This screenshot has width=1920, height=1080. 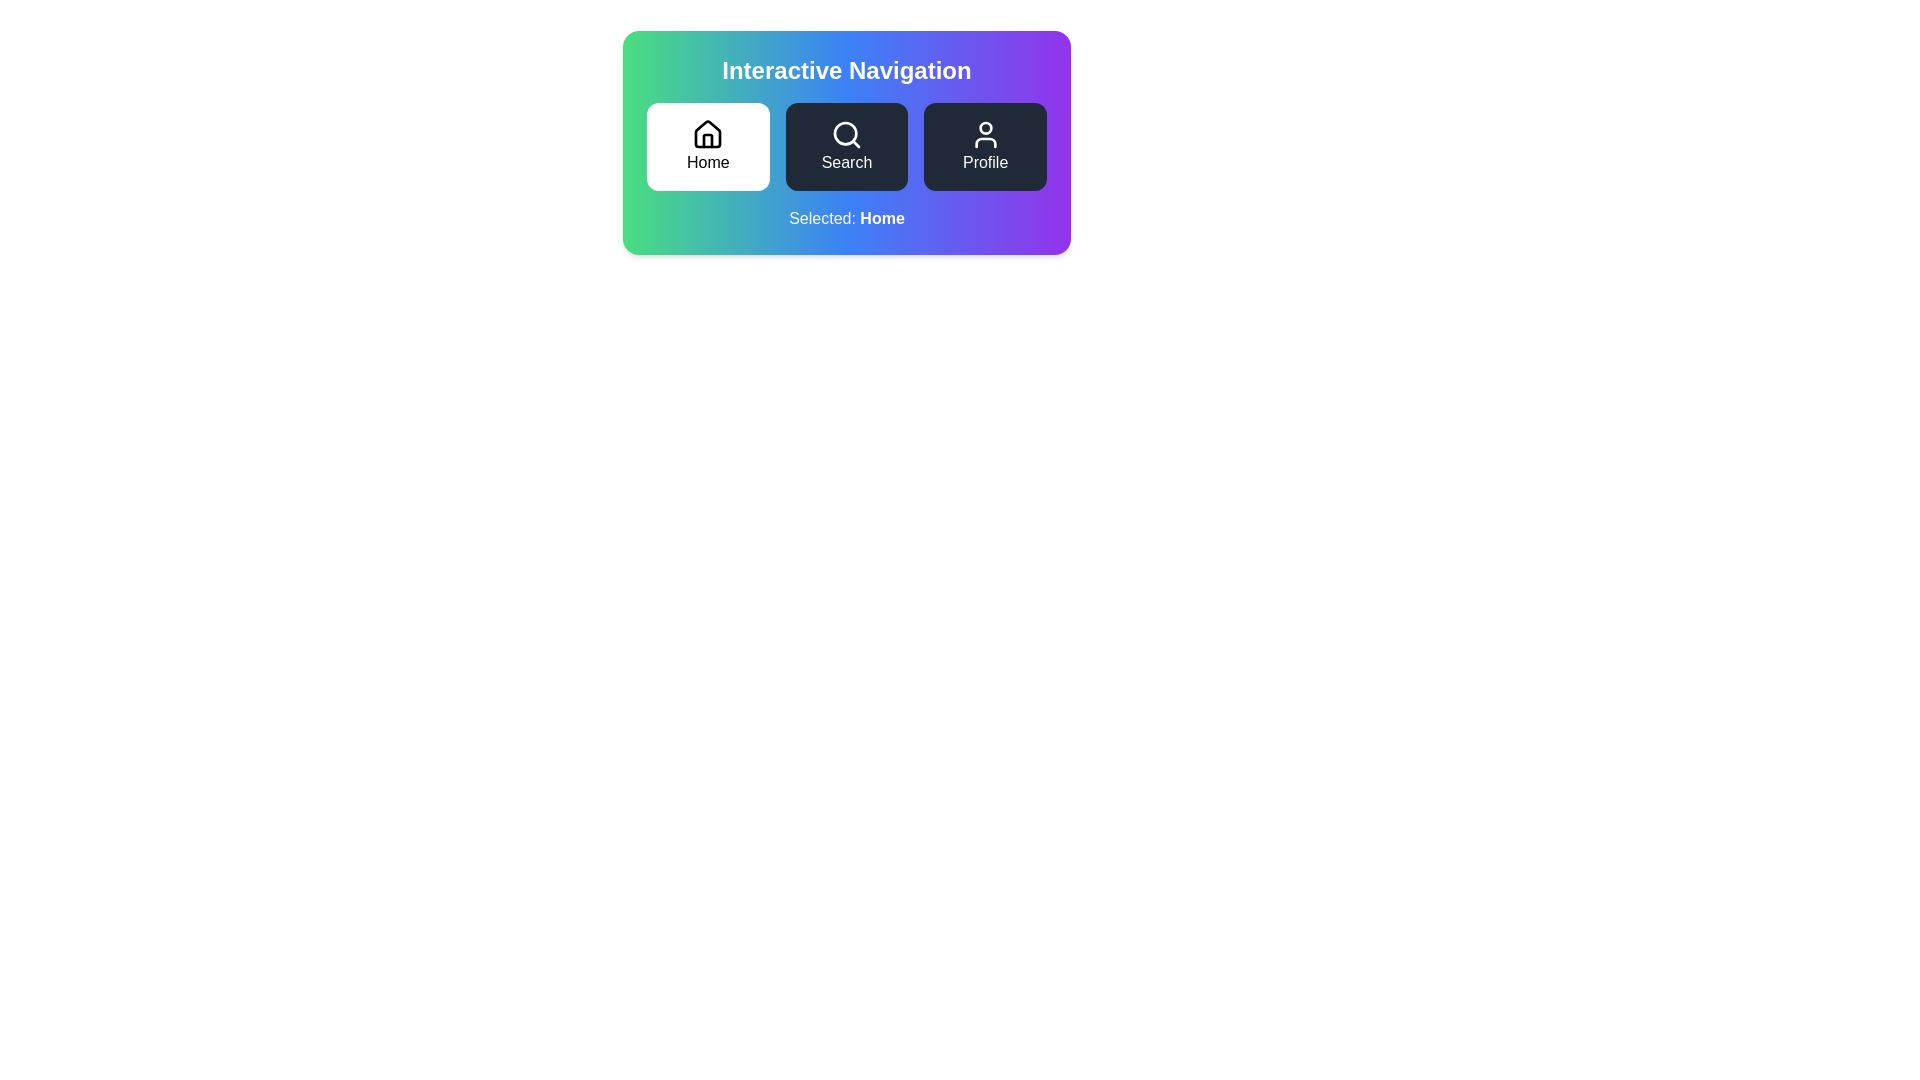 What do you see at coordinates (846, 219) in the screenshot?
I see `the text label that states 'Selected: Home', which is styled with white text color and centered alignment, located below the navigation buttons in the bottom section of the module` at bounding box center [846, 219].